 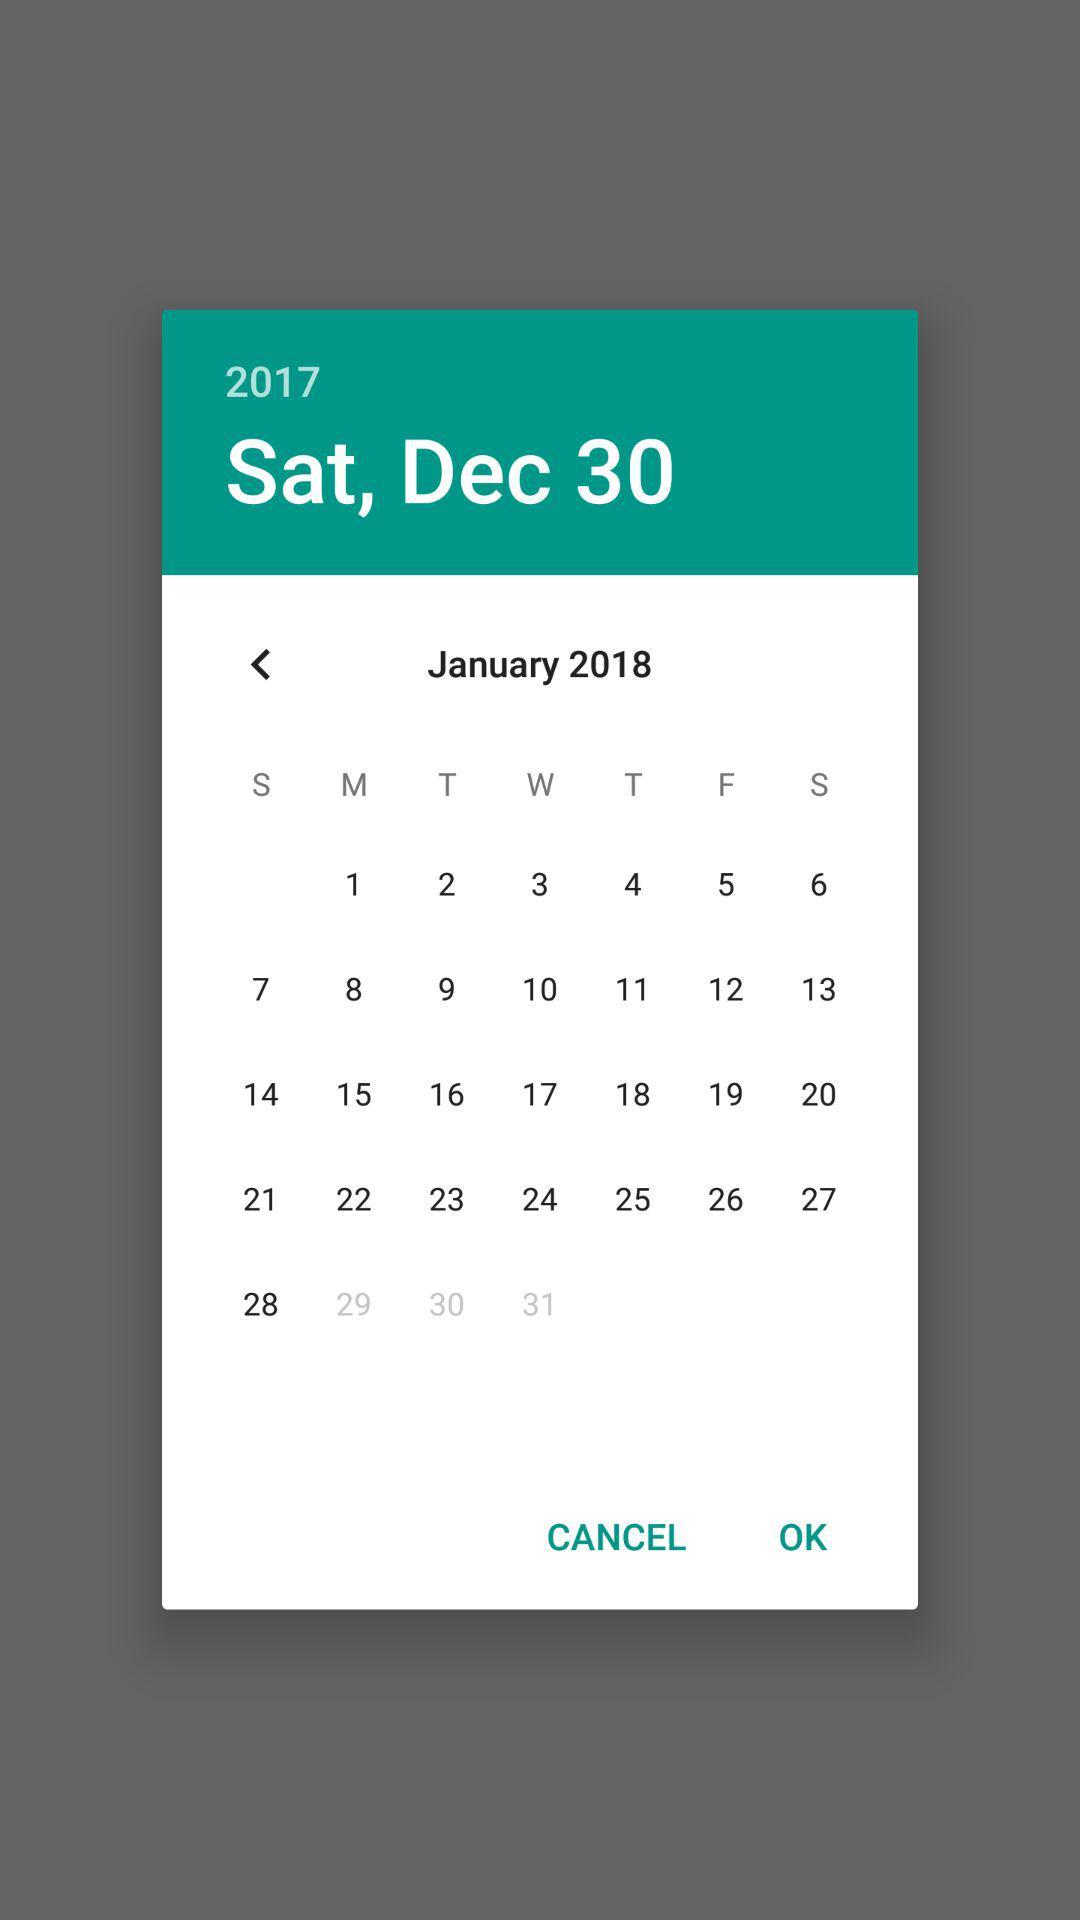 I want to click on item at the bottom right corner, so click(x=801, y=1535).